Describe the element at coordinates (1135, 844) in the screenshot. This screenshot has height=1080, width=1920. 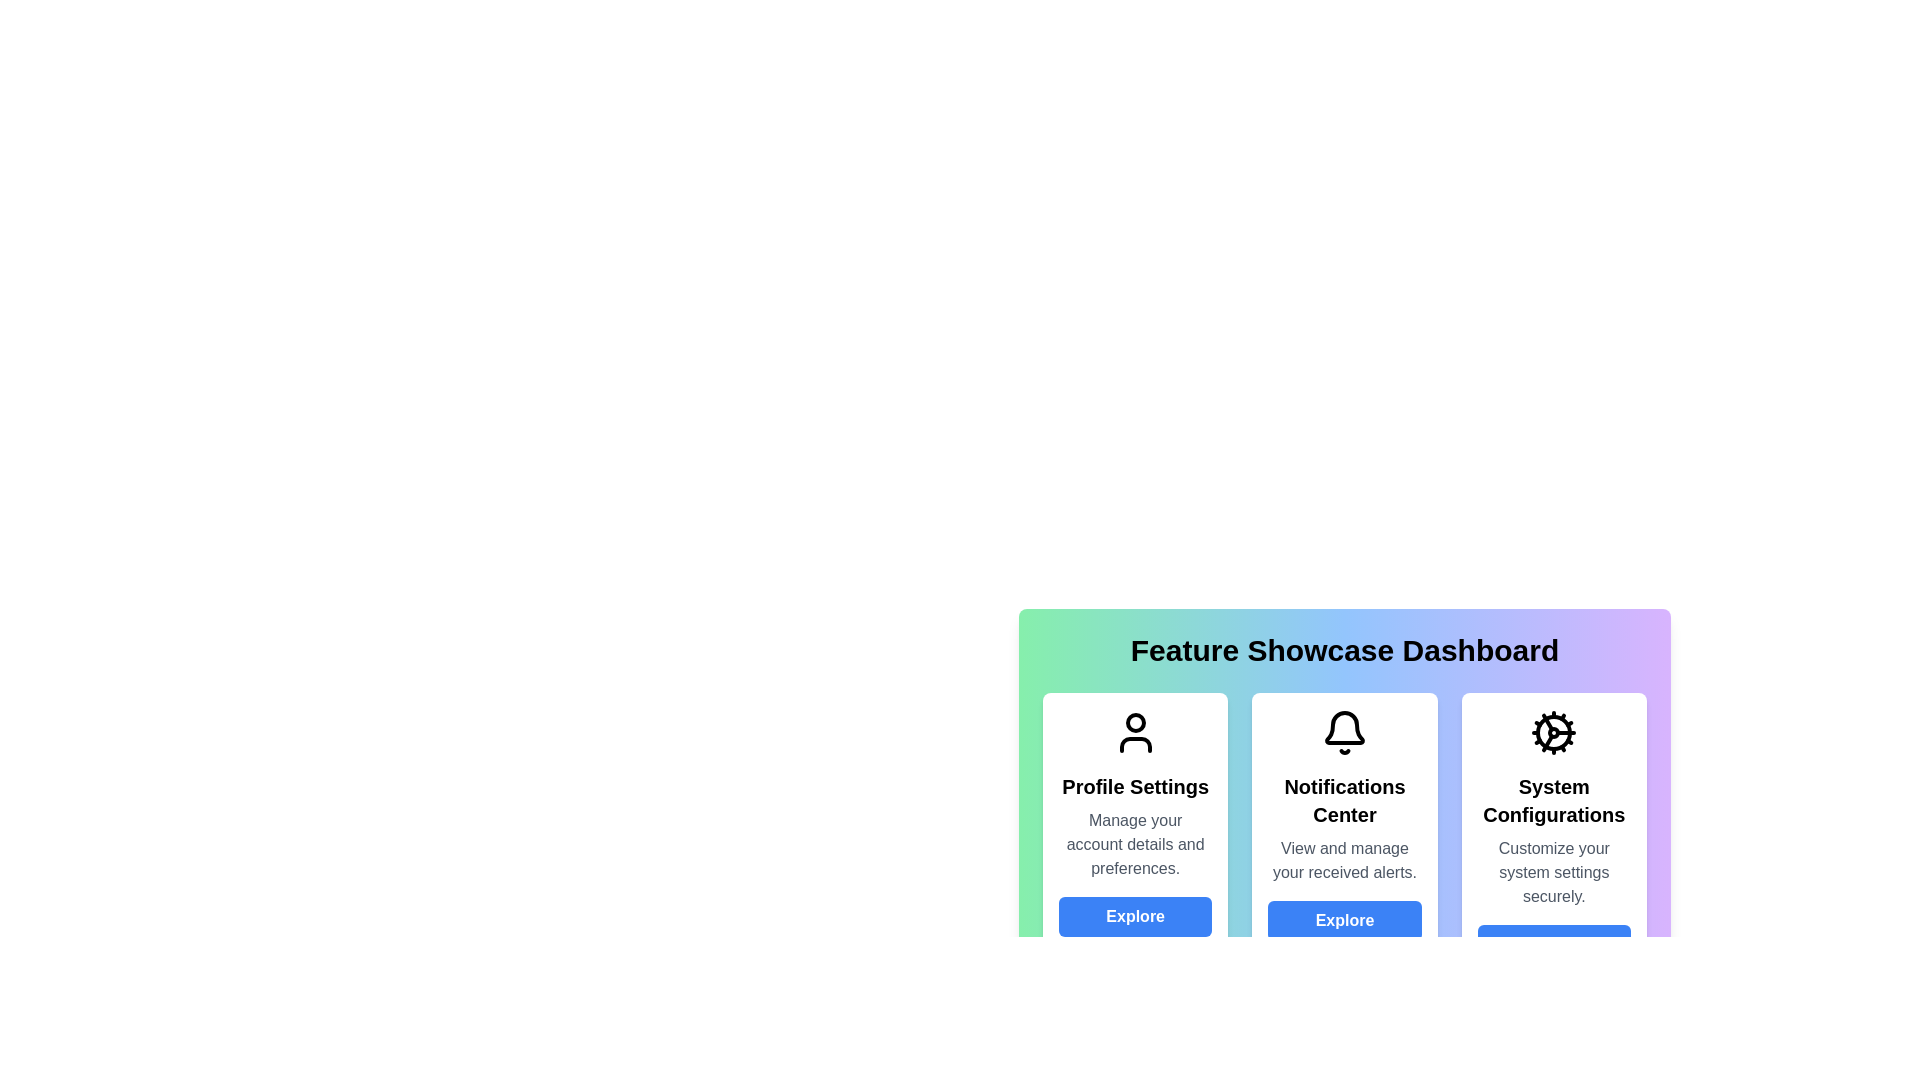
I see `the static text element that says 'Manage your account details and preferences.' which is located in the 'Profile Settings' card, below the title 'Profile Settings'` at that location.